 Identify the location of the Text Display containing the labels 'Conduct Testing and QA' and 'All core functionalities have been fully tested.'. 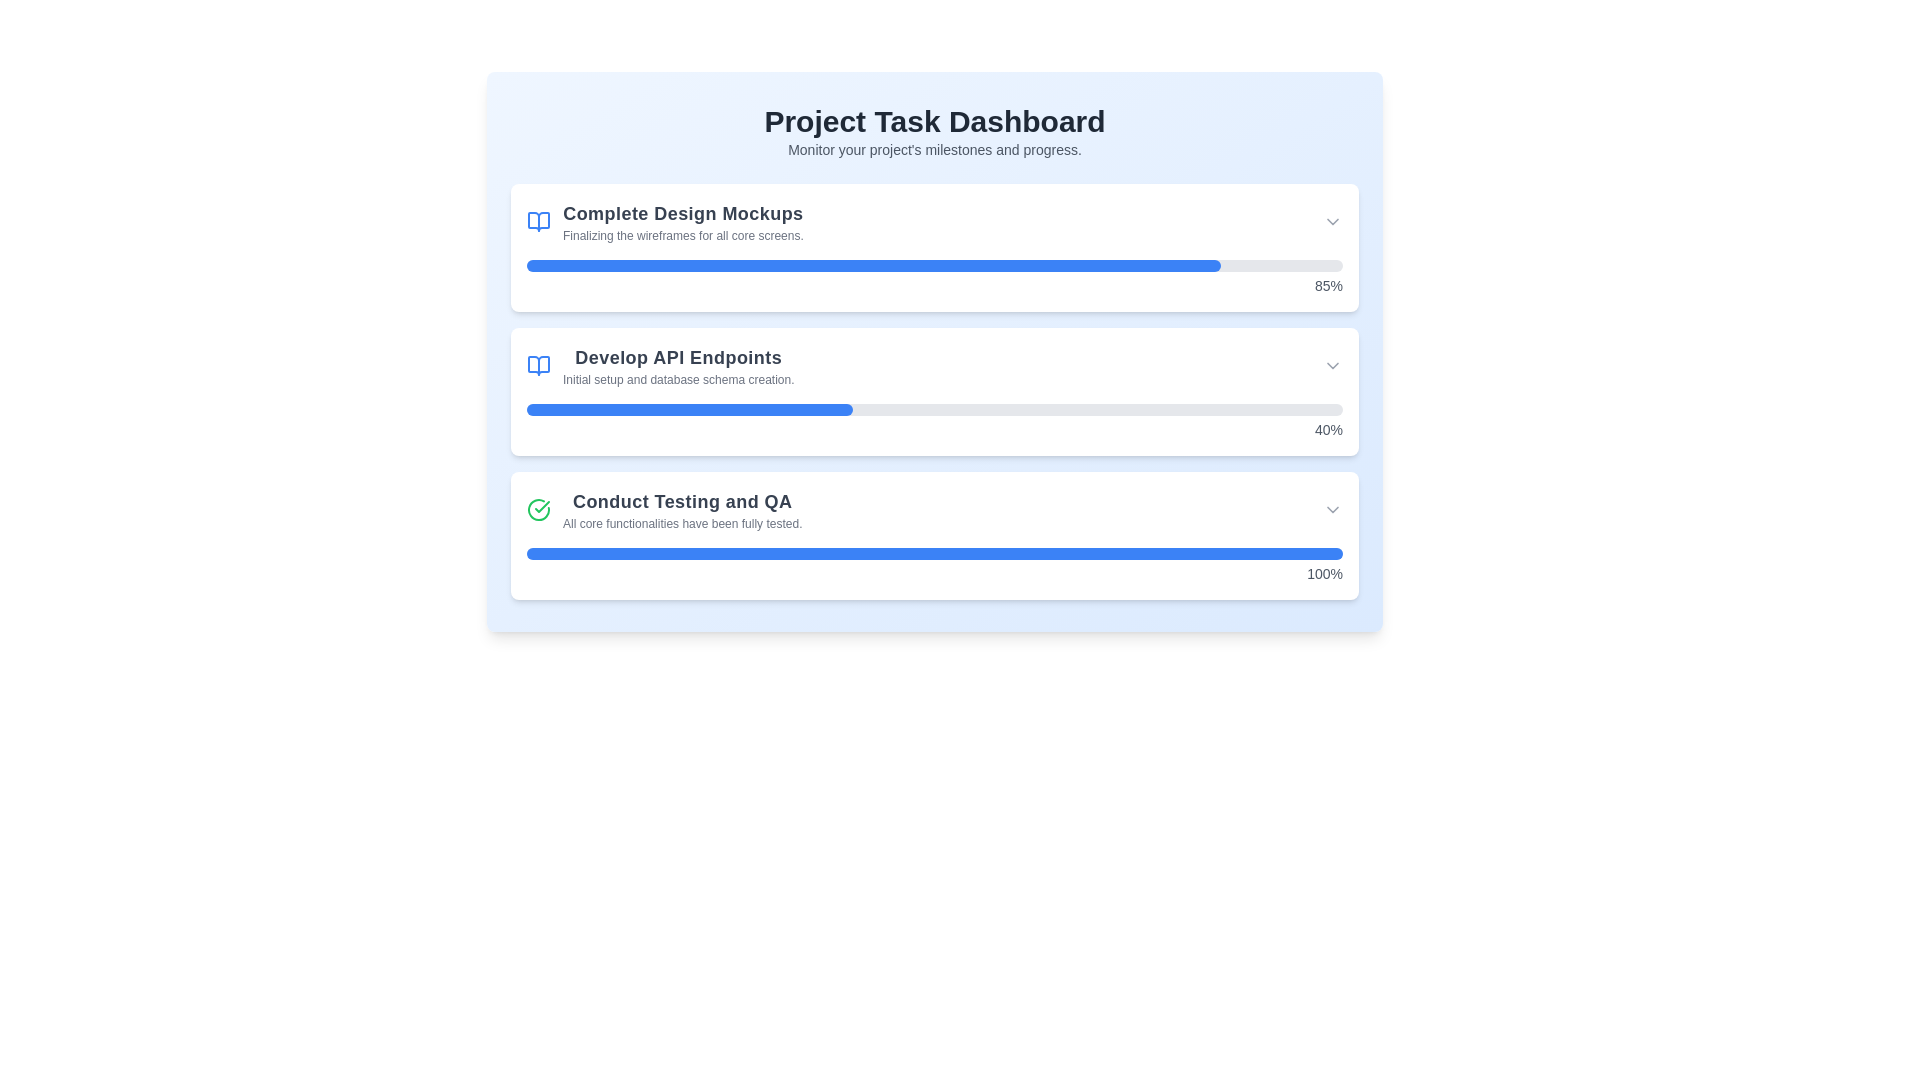
(682, 508).